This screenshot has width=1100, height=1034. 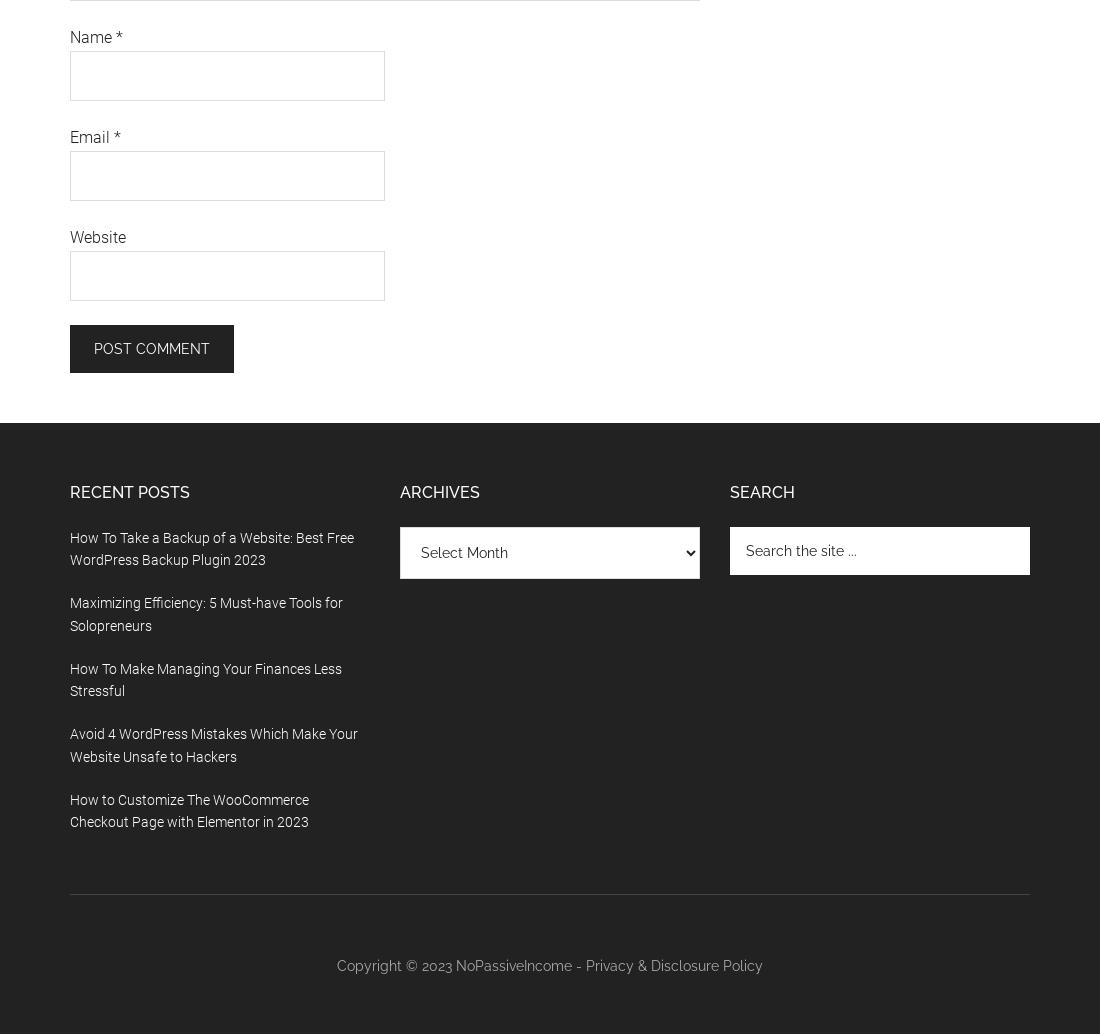 What do you see at coordinates (762, 491) in the screenshot?
I see `'Search'` at bounding box center [762, 491].